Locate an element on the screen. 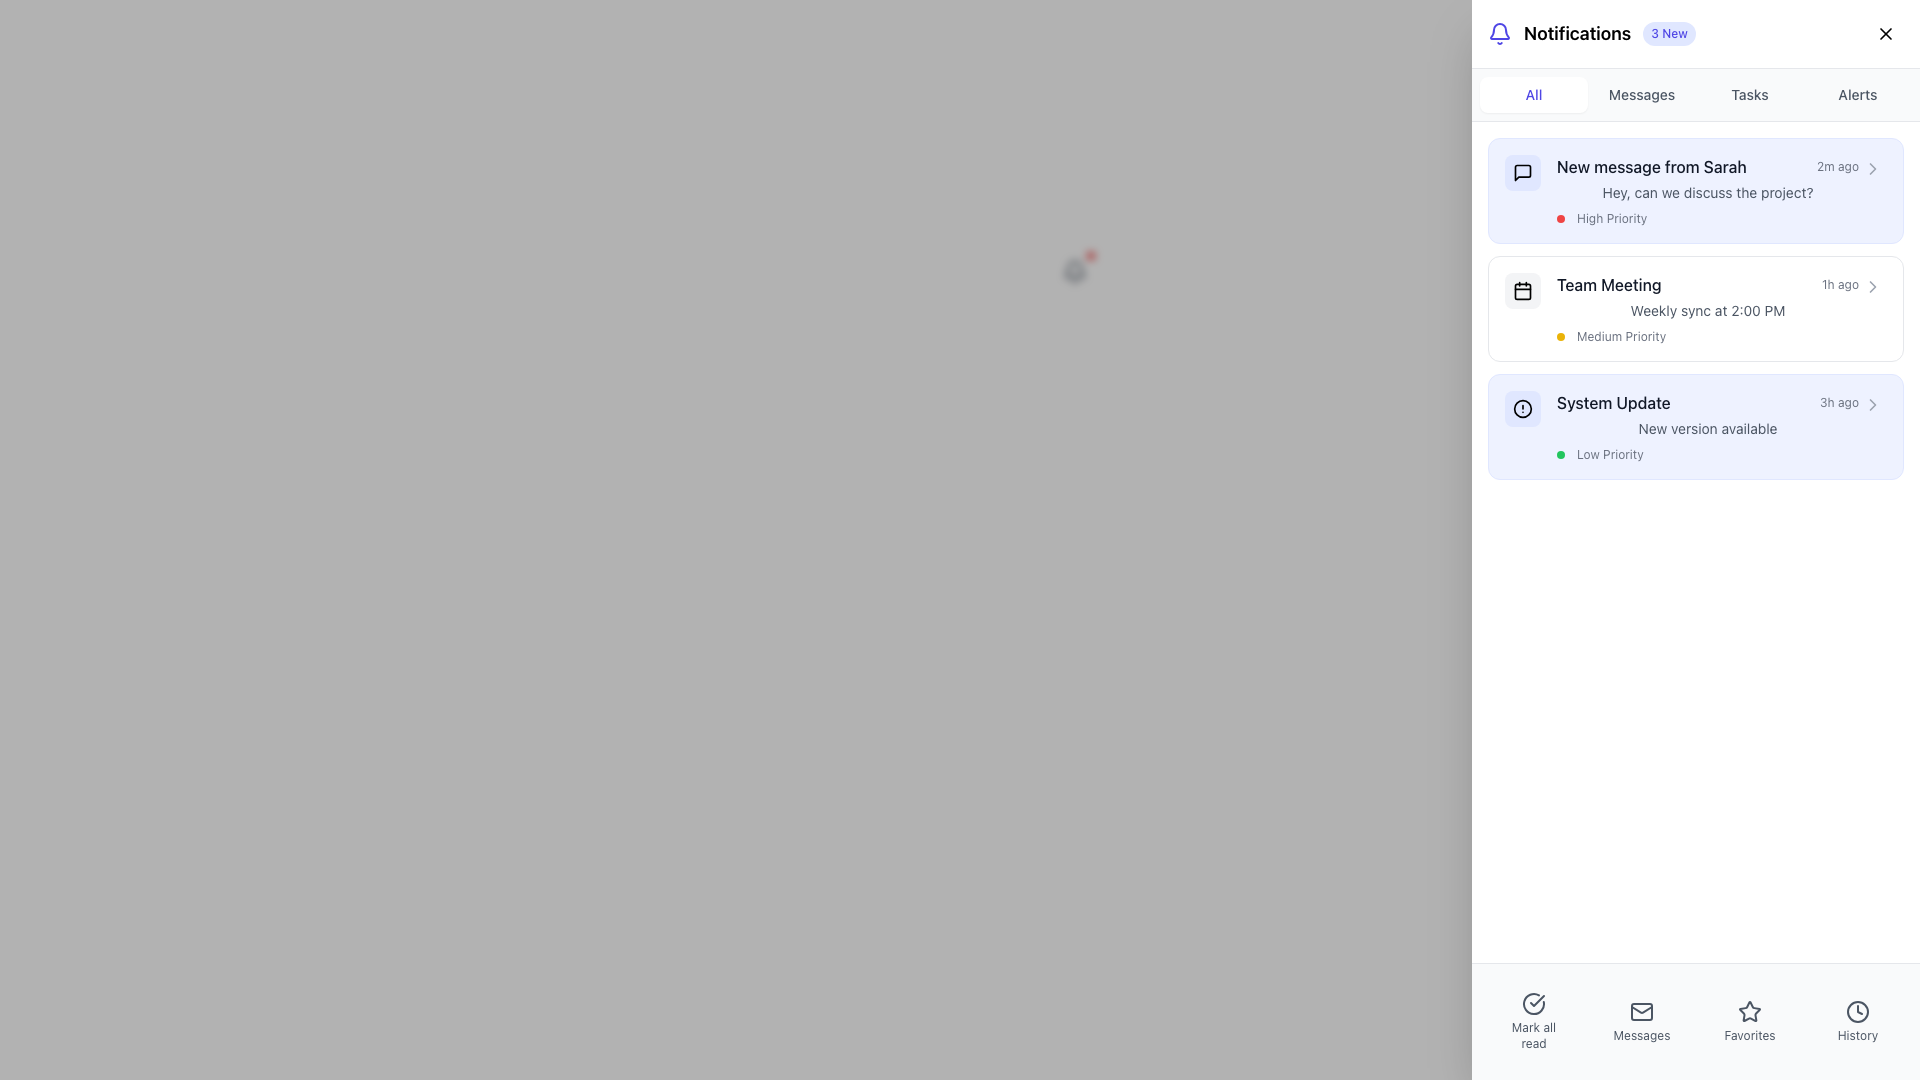 This screenshot has height=1080, width=1920. text label displaying the relative time located at the far right end of the 'Team Meeting' notification card is located at coordinates (1840, 285).